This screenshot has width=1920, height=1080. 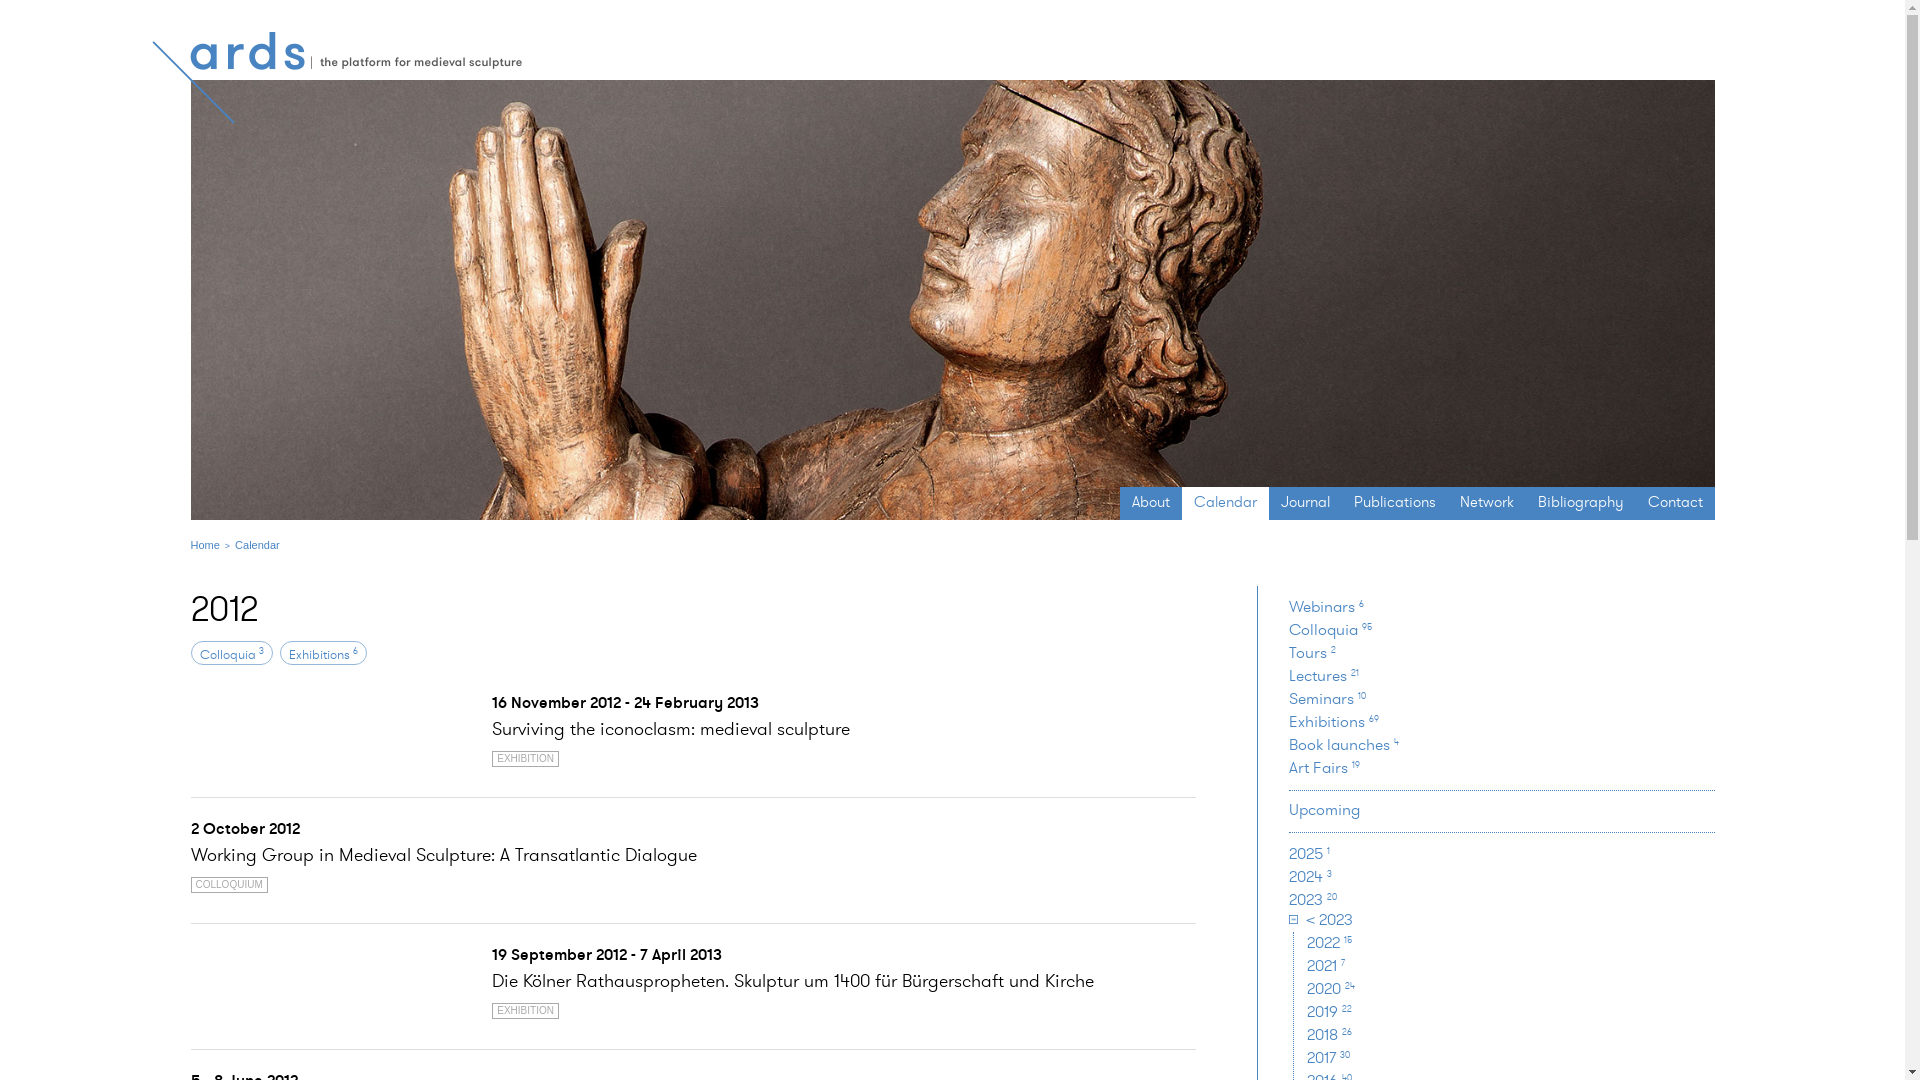 I want to click on 'Colloquia 3', so click(x=231, y=654).